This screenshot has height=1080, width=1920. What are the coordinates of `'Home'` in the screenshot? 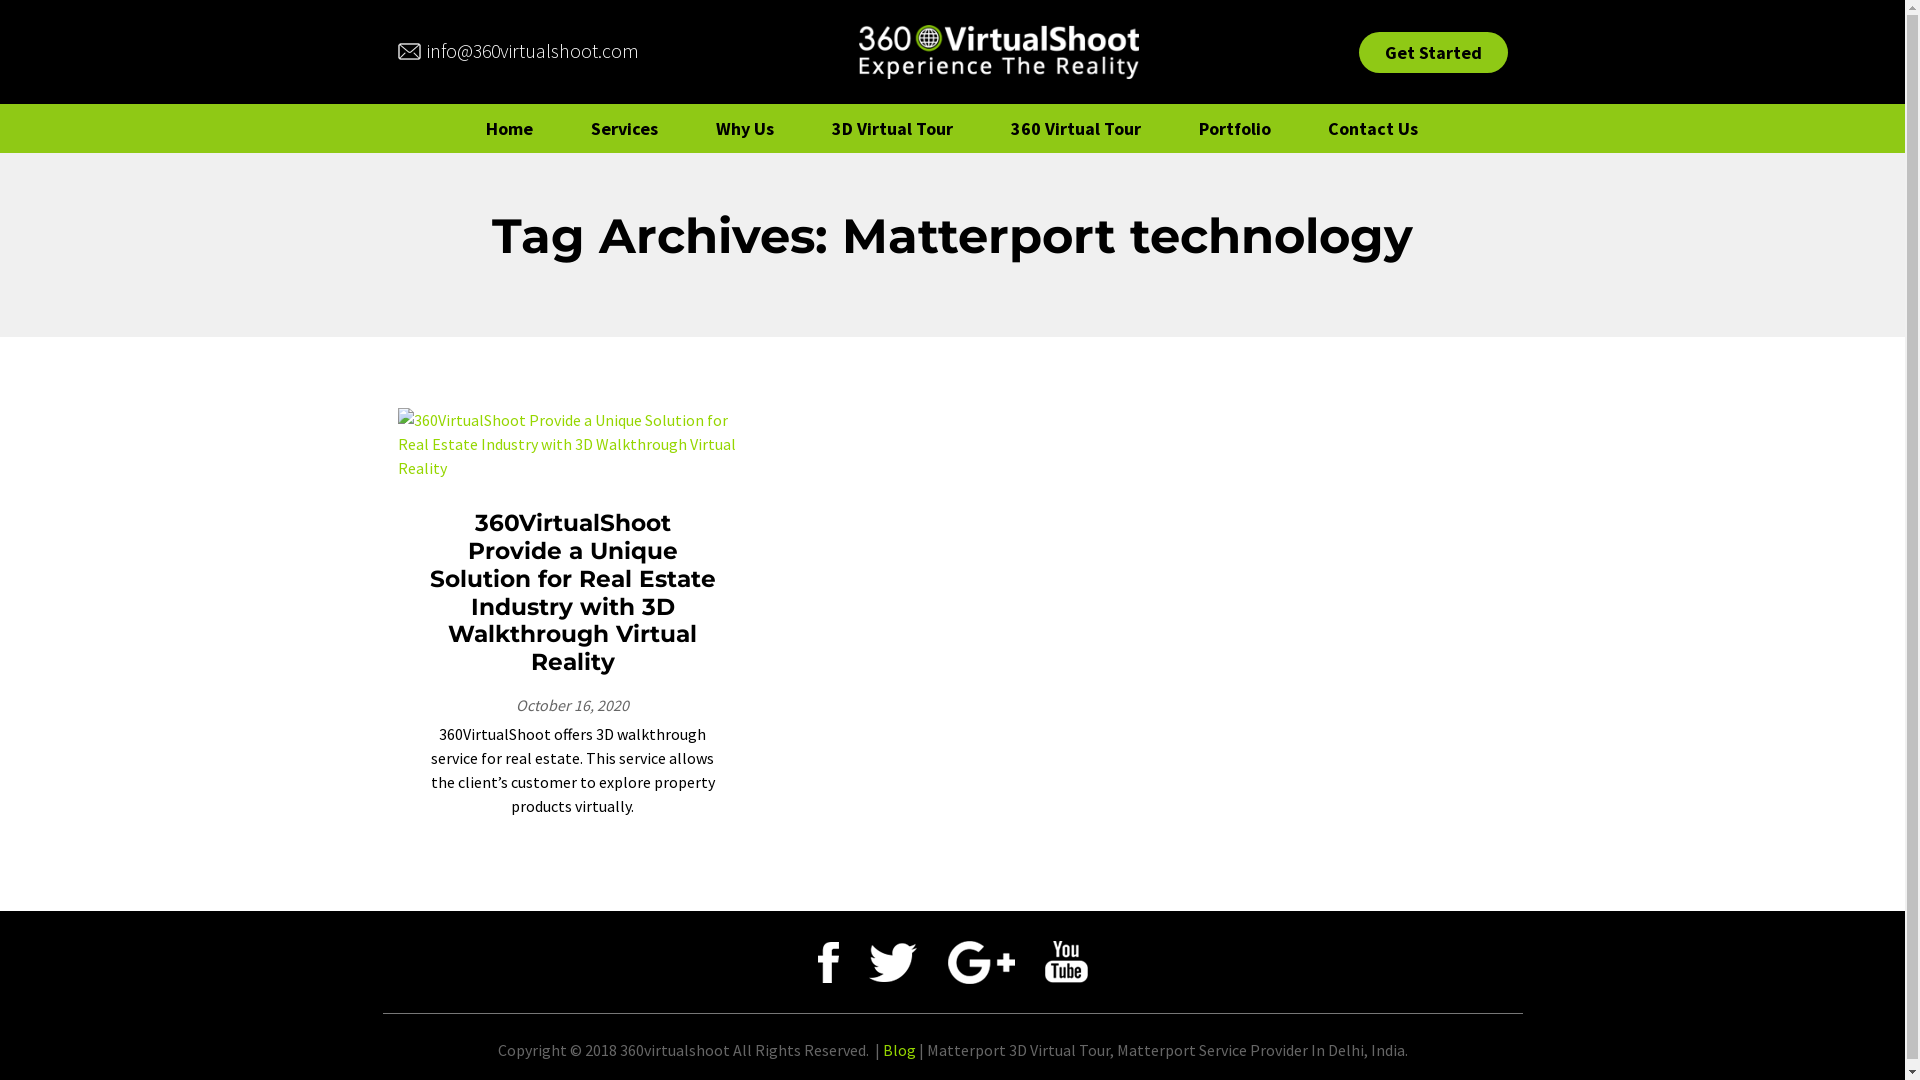 It's located at (465, 128).